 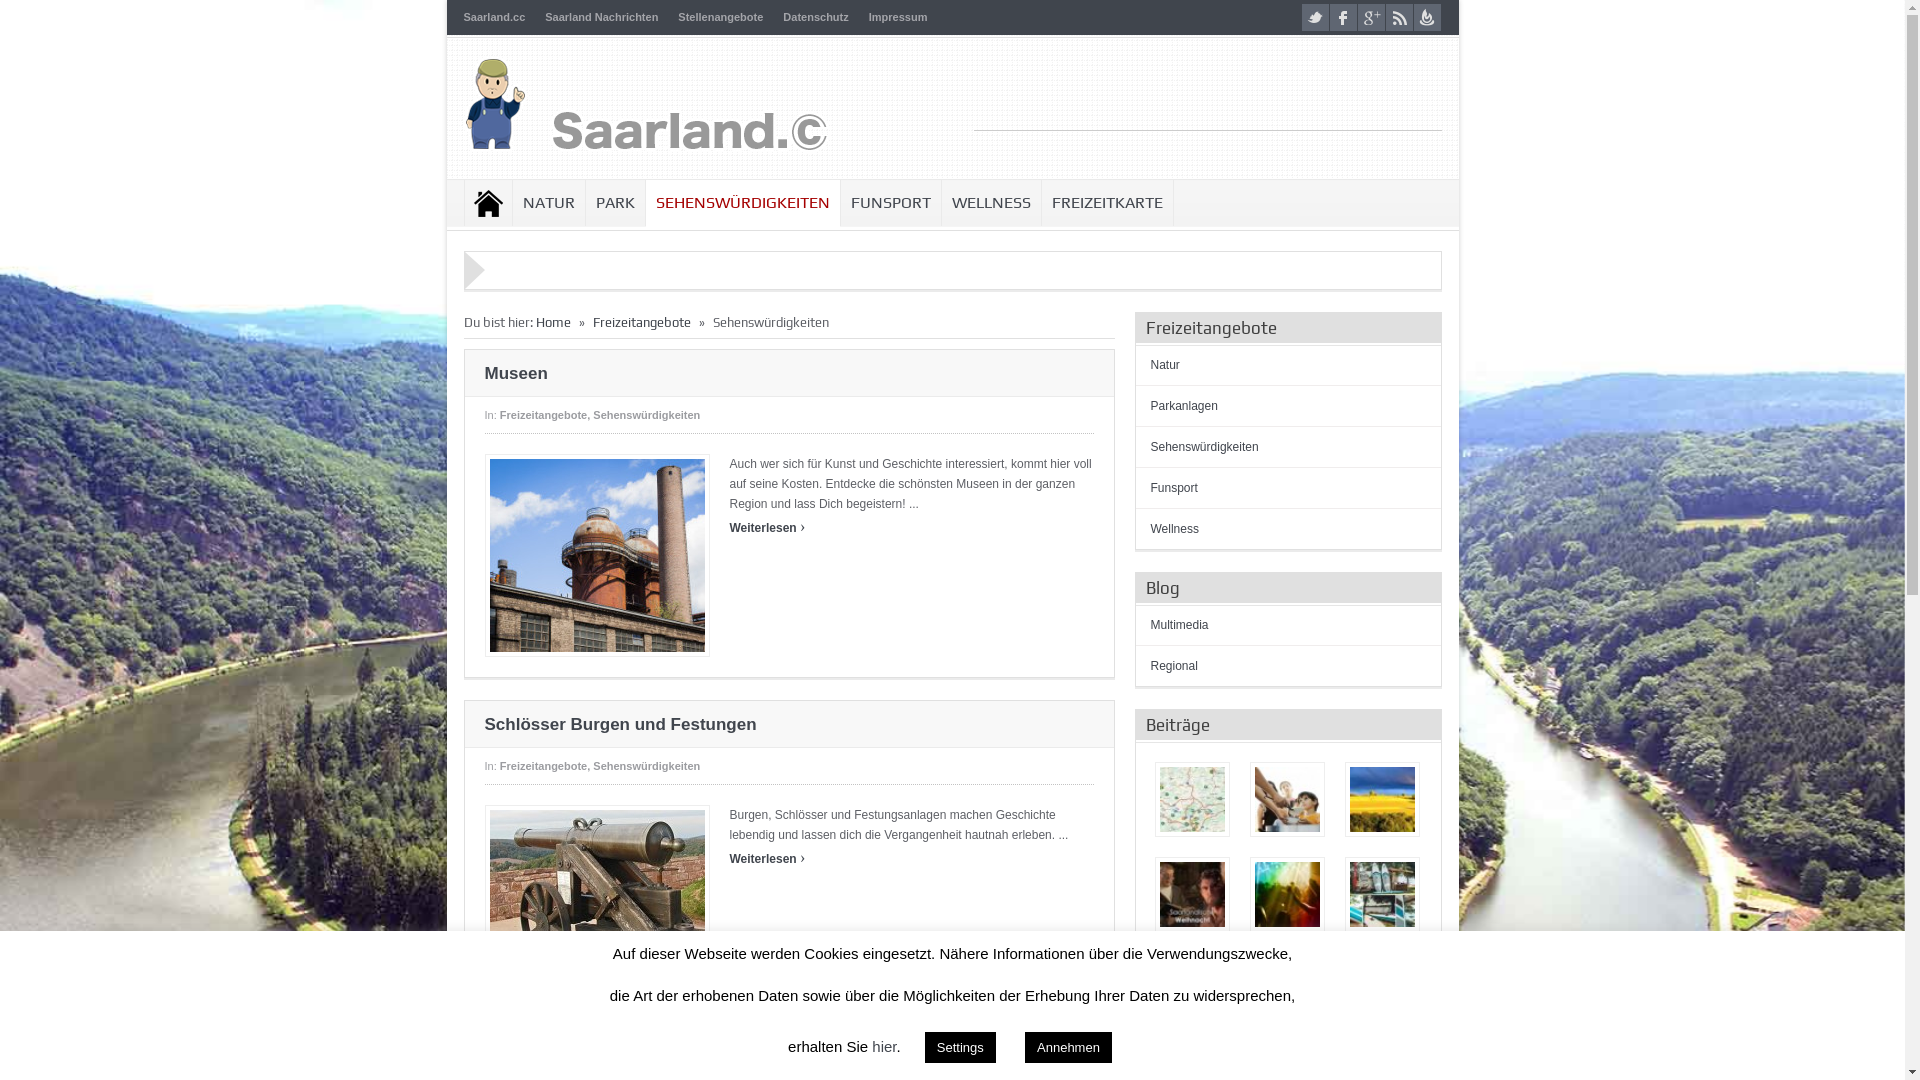 What do you see at coordinates (960, 1046) in the screenshot?
I see `'Settings'` at bounding box center [960, 1046].